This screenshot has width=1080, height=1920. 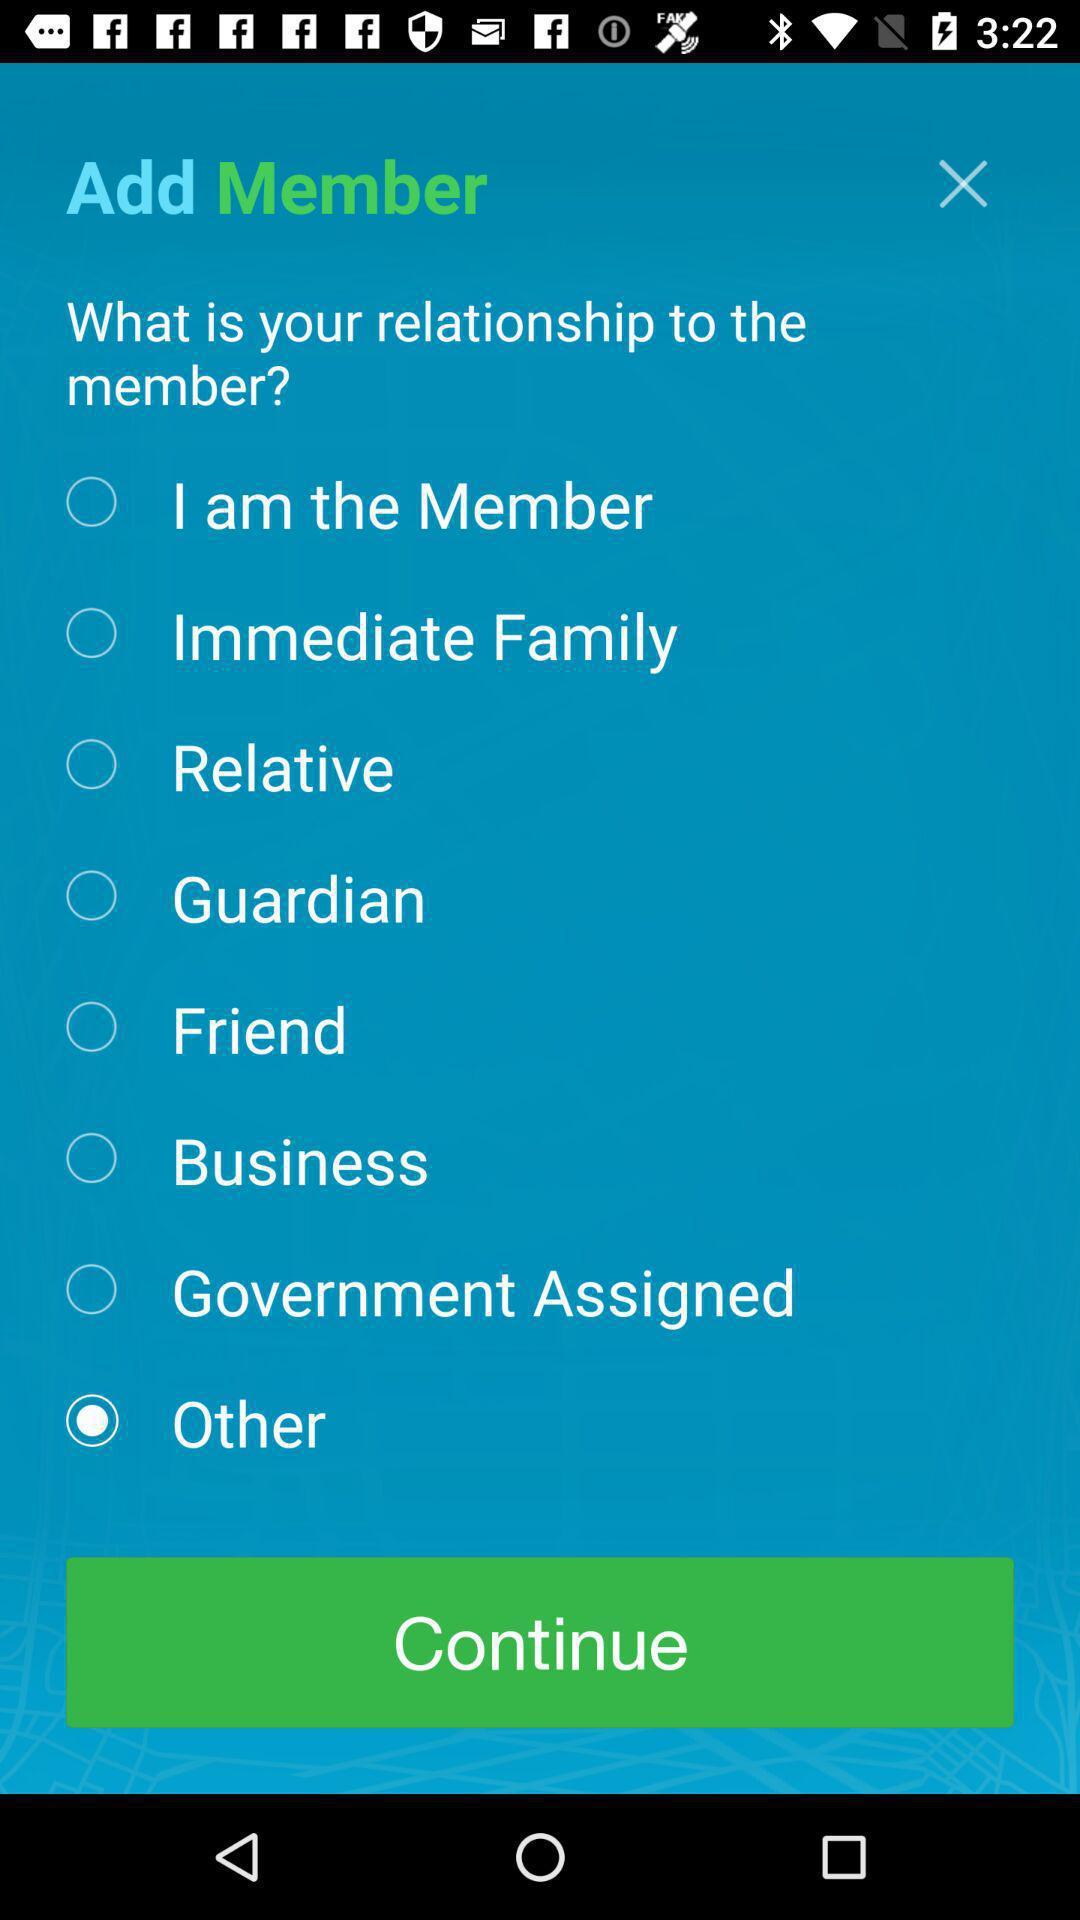 I want to click on item above the other, so click(x=483, y=1290).